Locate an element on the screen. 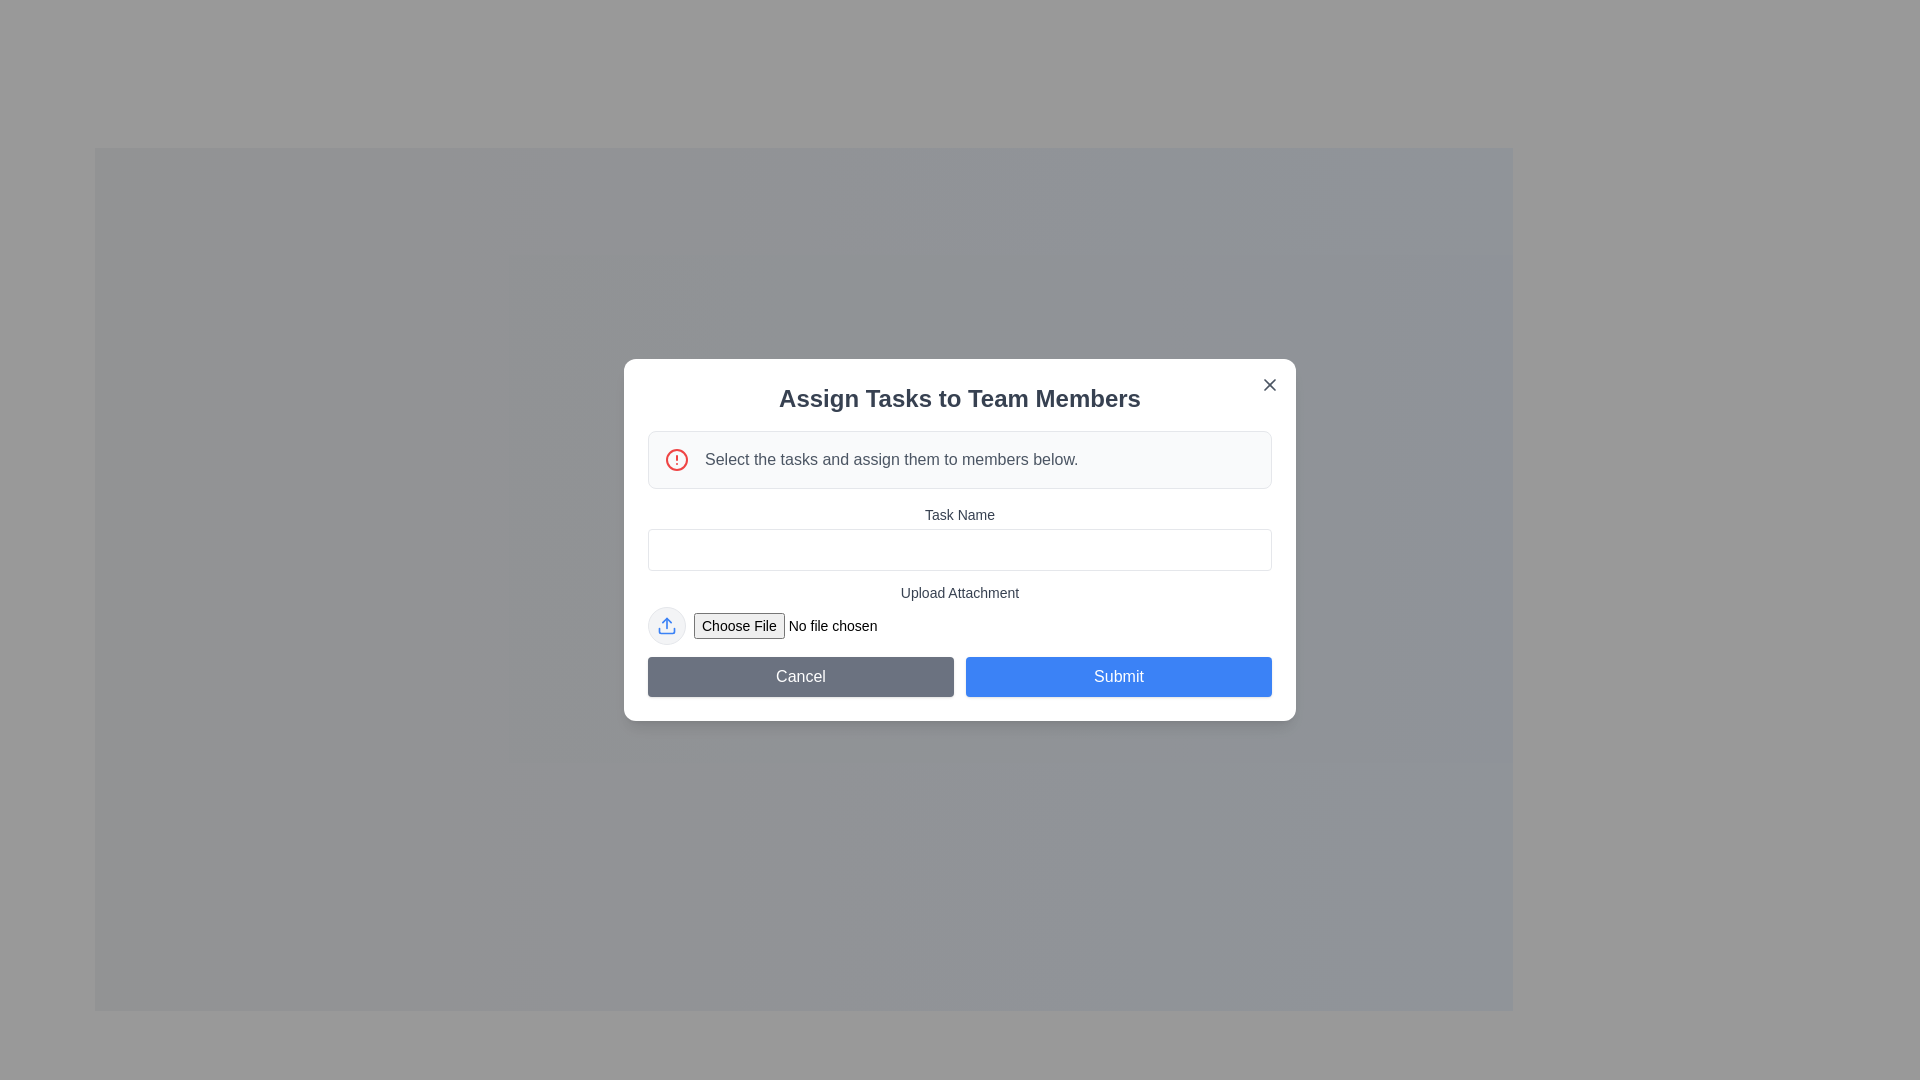 The image size is (1920, 1080). the 'Submit' button, which is a rectangular button with rounded corners, blue background, and white text, located in the bottom-right corner of the dialog modal is located at coordinates (1117, 676).